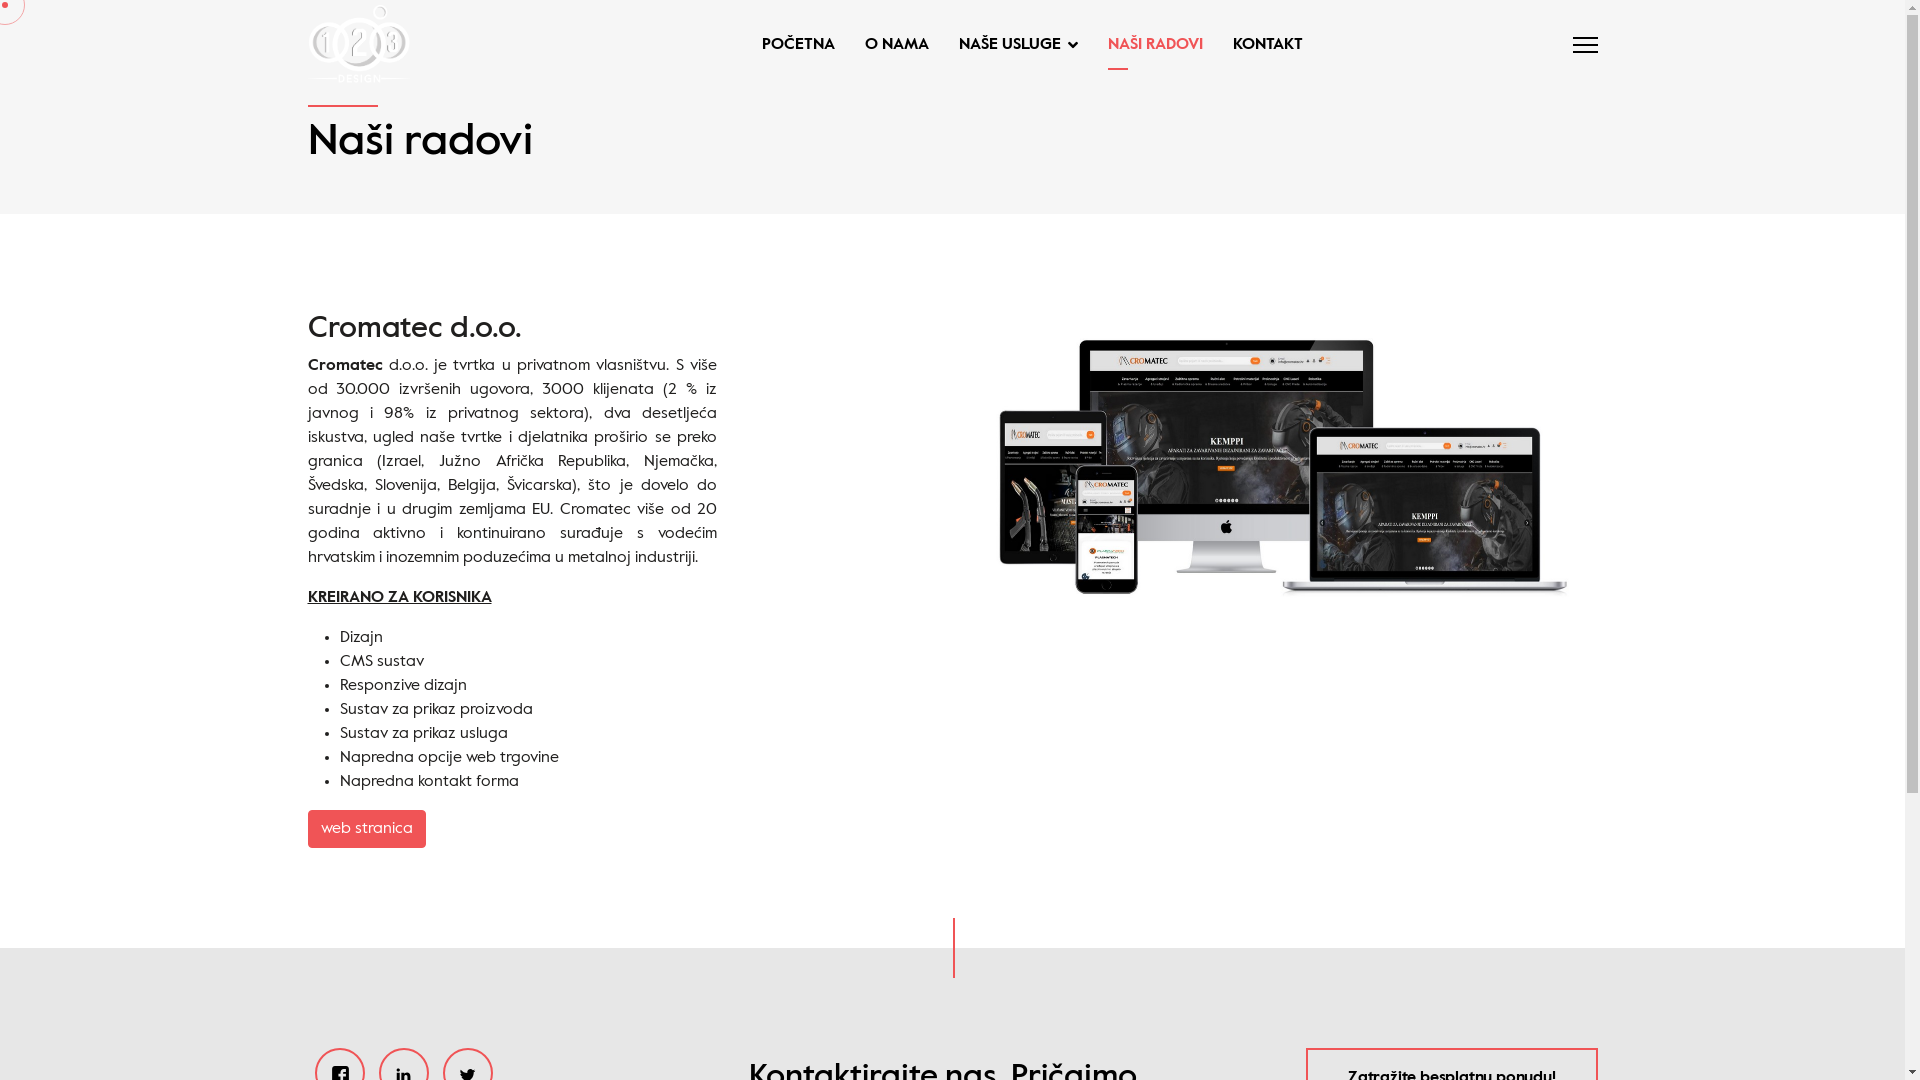 The height and width of the screenshot is (1080, 1920). What do you see at coordinates (1259, 45) in the screenshot?
I see `'KONTAKT'` at bounding box center [1259, 45].